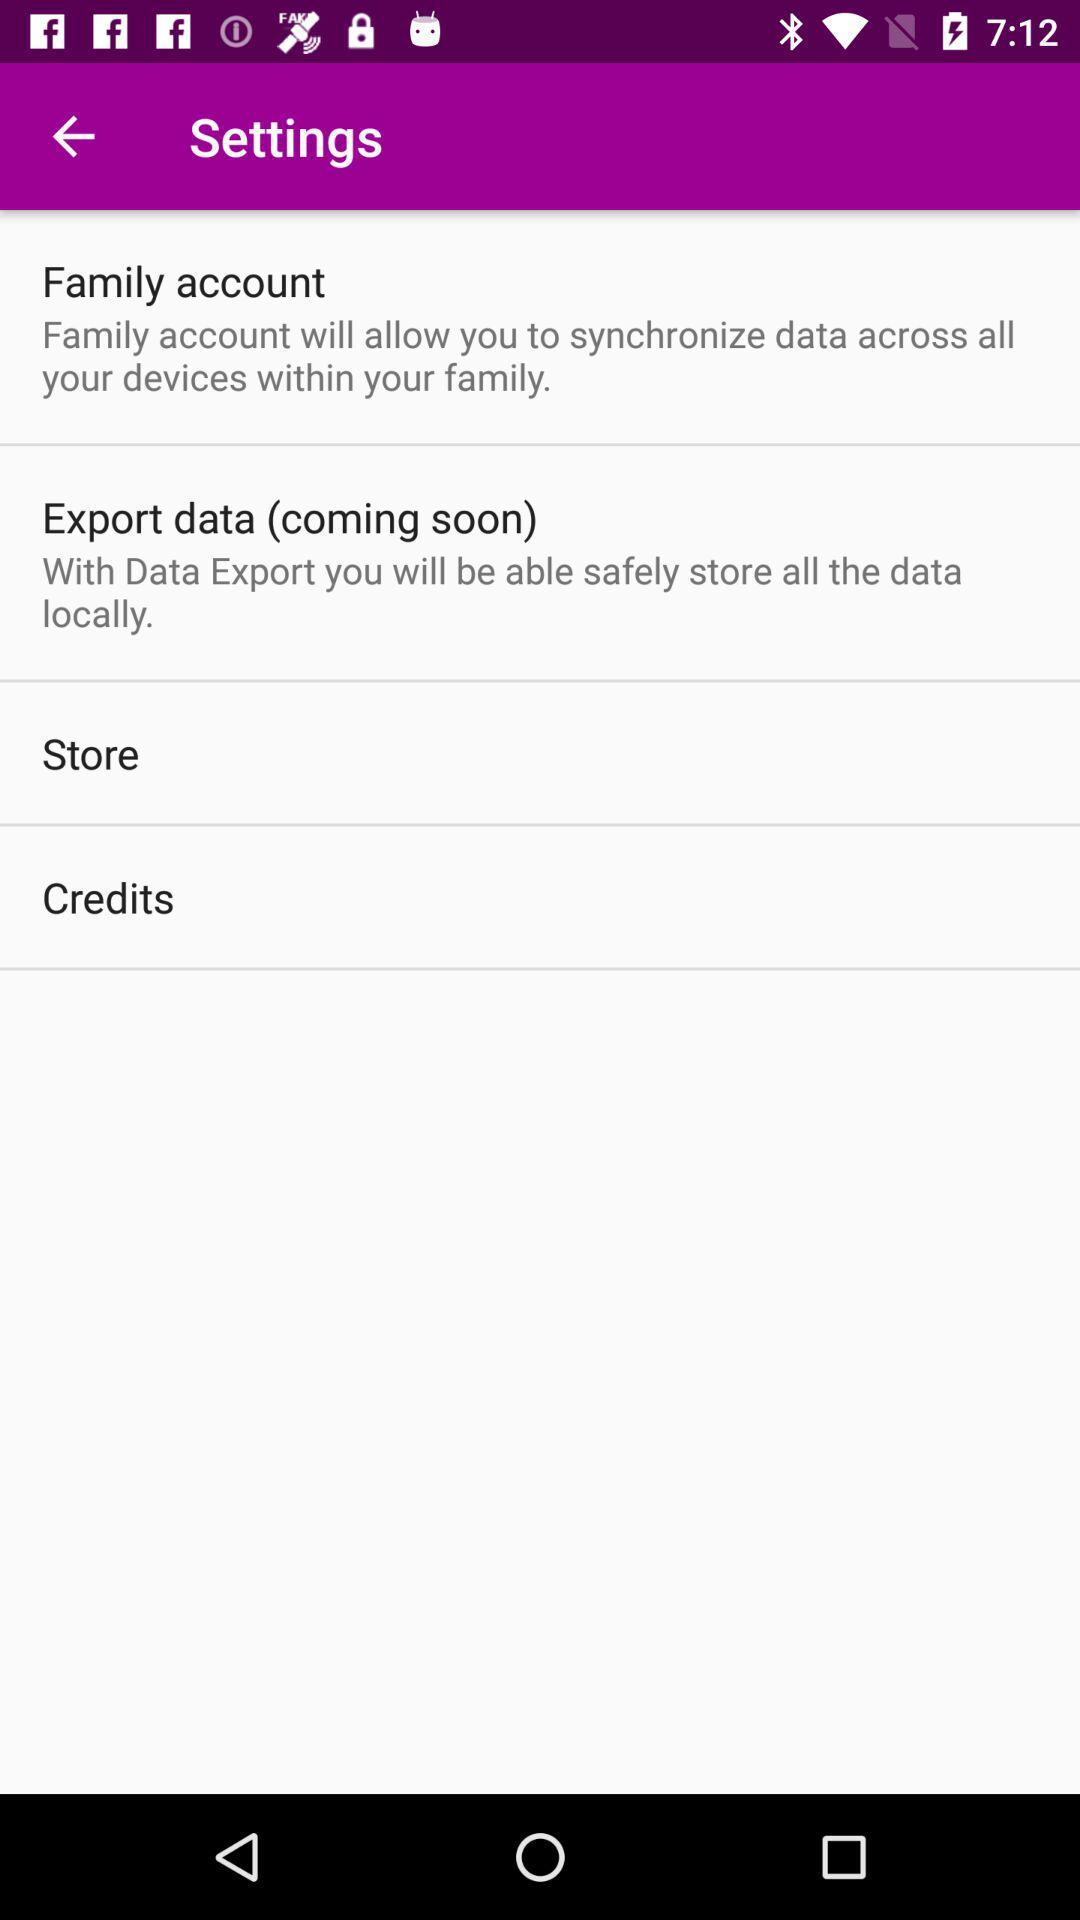 This screenshot has height=1920, width=1080. What do you see at coordinates (108, 896) in the screenshot?
I see `the icon below the store icon` at bounding box center [108, 896].